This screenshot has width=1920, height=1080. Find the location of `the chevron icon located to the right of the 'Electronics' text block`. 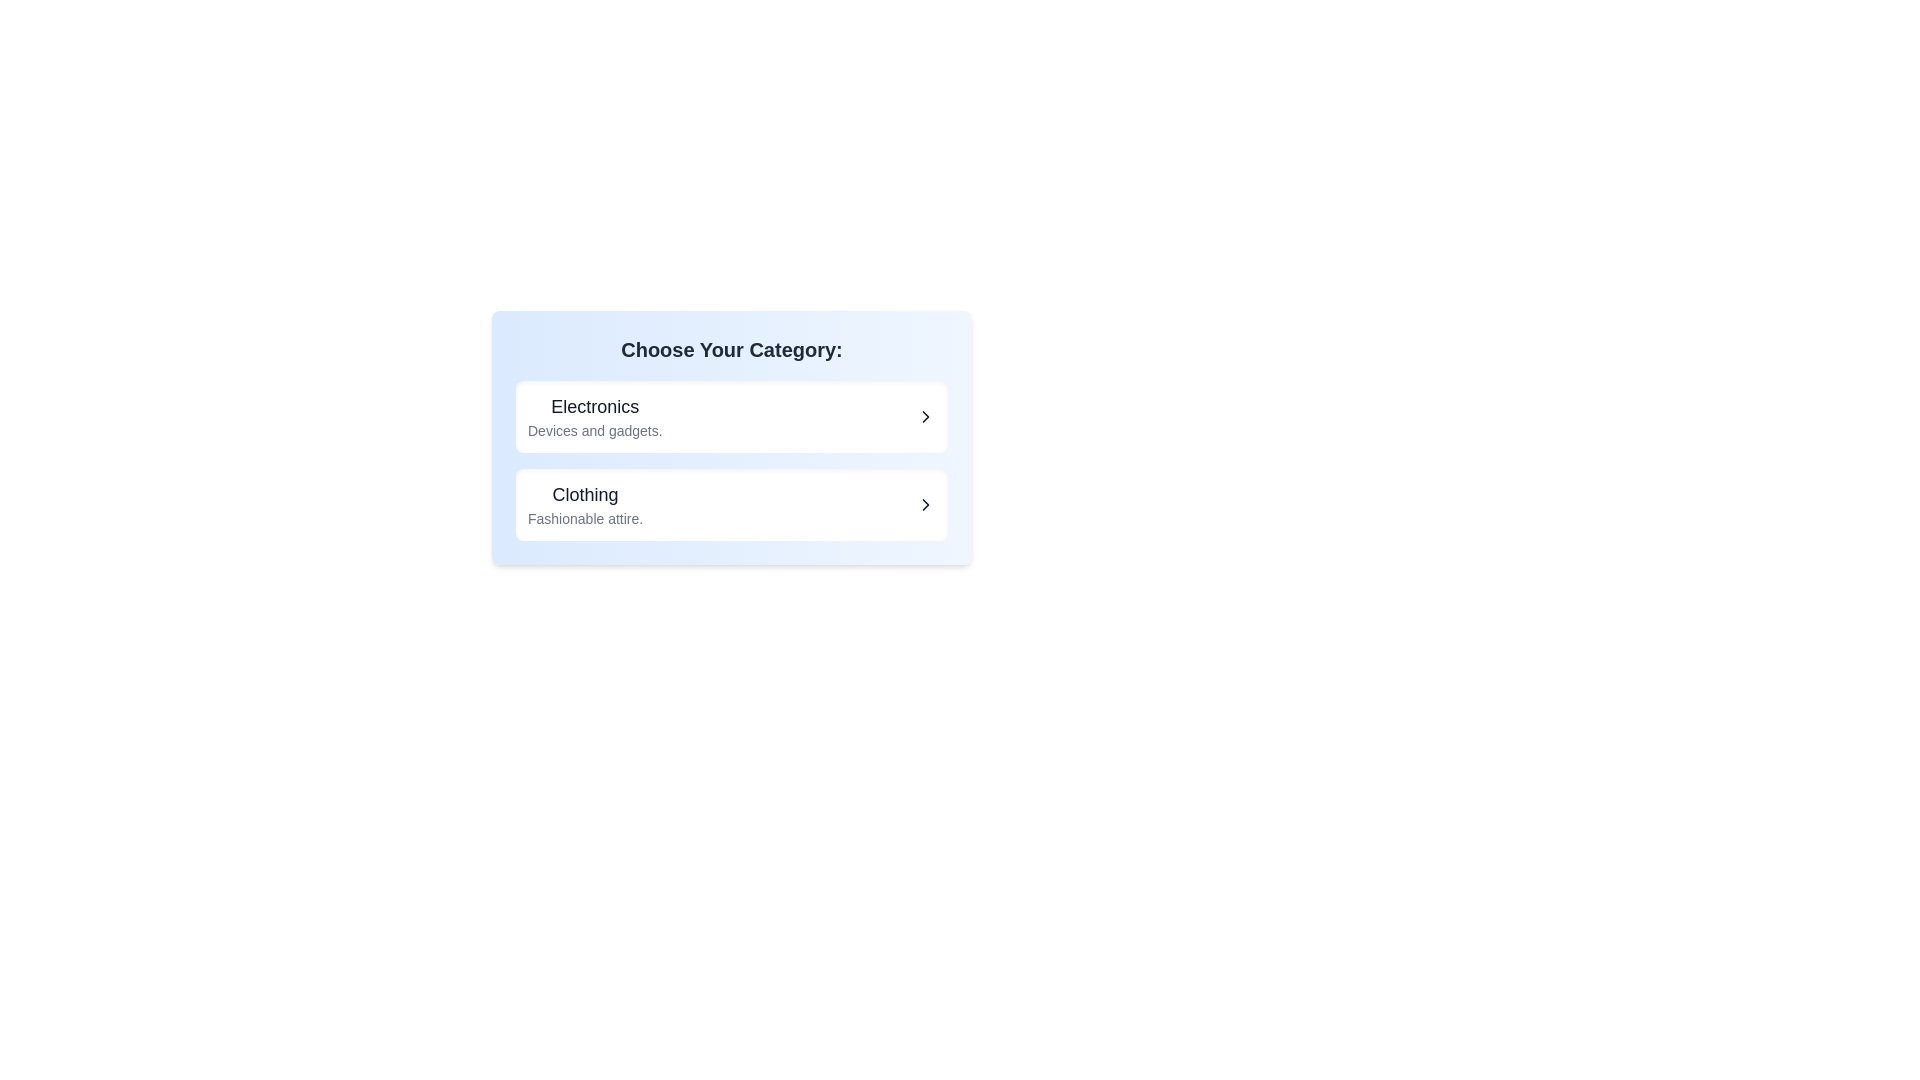

the chevron icon located to the right of the 'Electronics' text block is located at coordinates (925, 415).